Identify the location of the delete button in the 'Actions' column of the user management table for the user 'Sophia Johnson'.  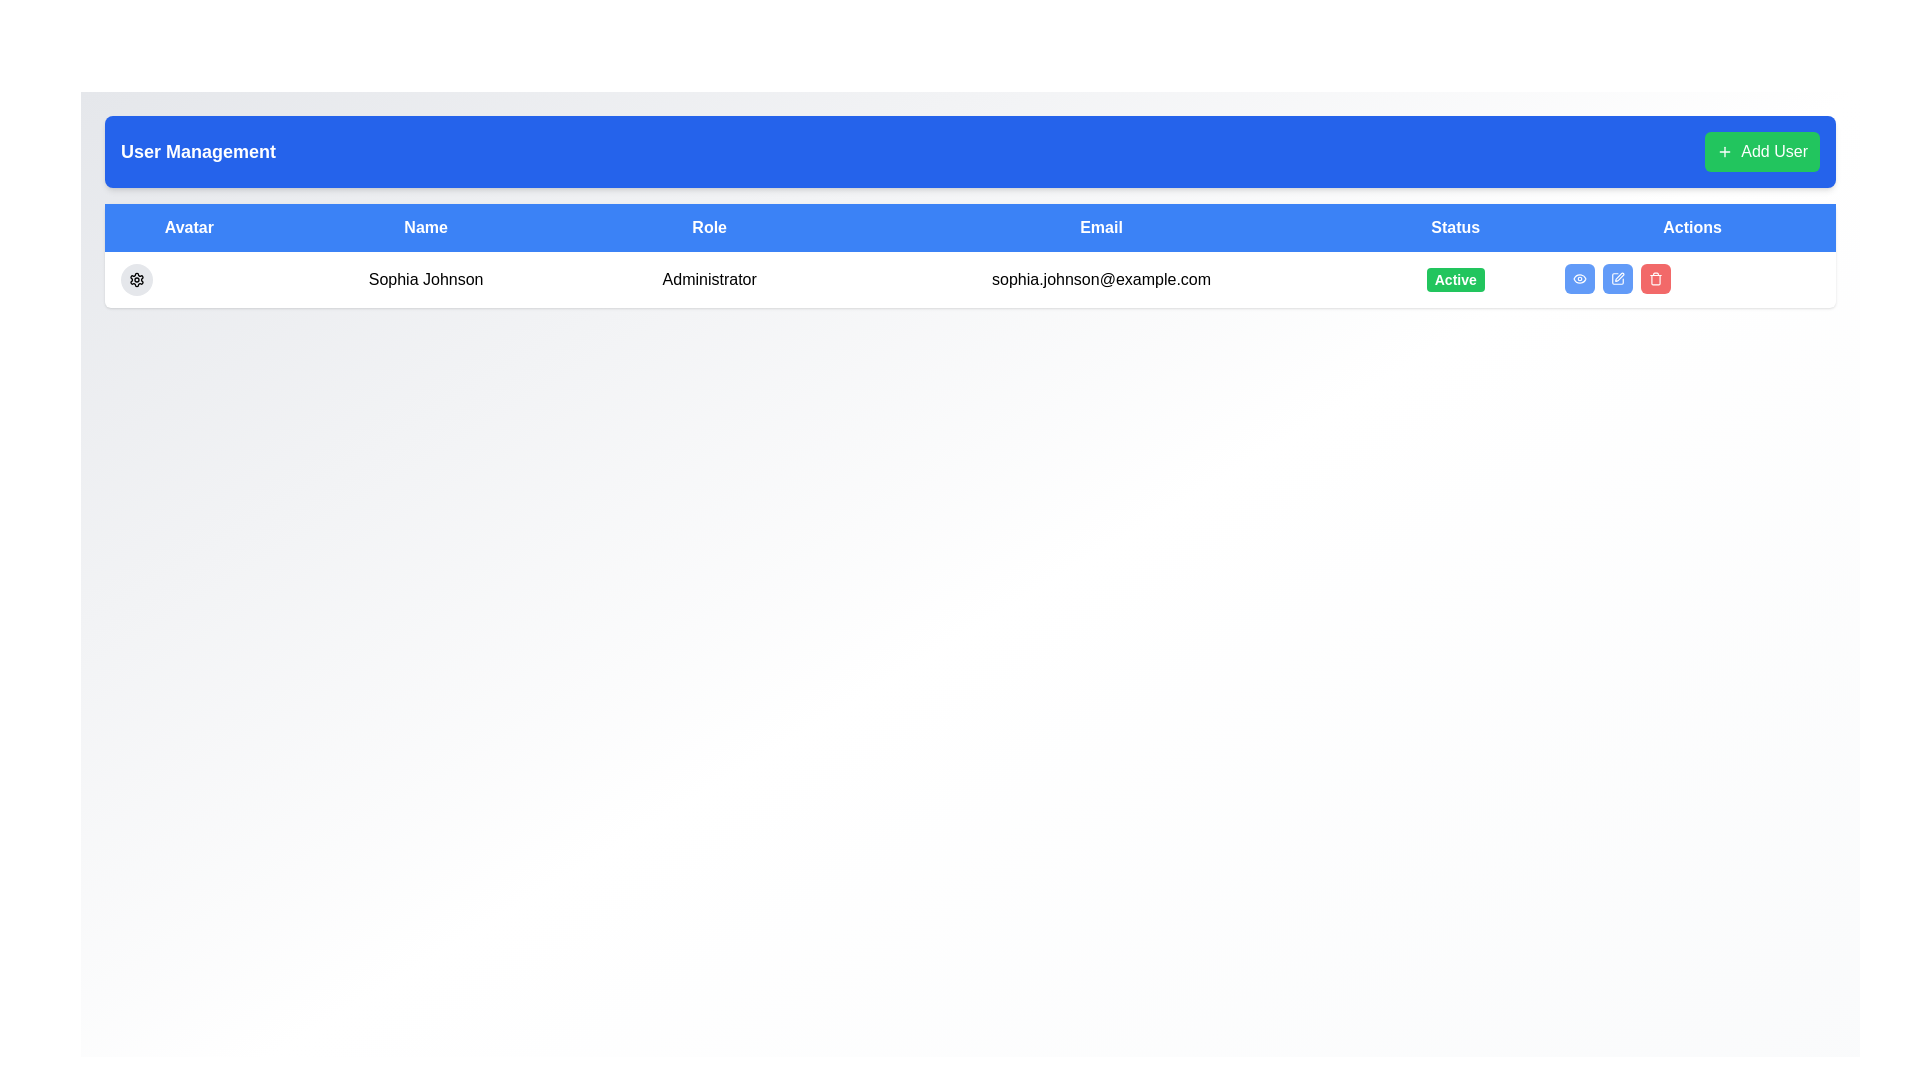
(1656, 278).